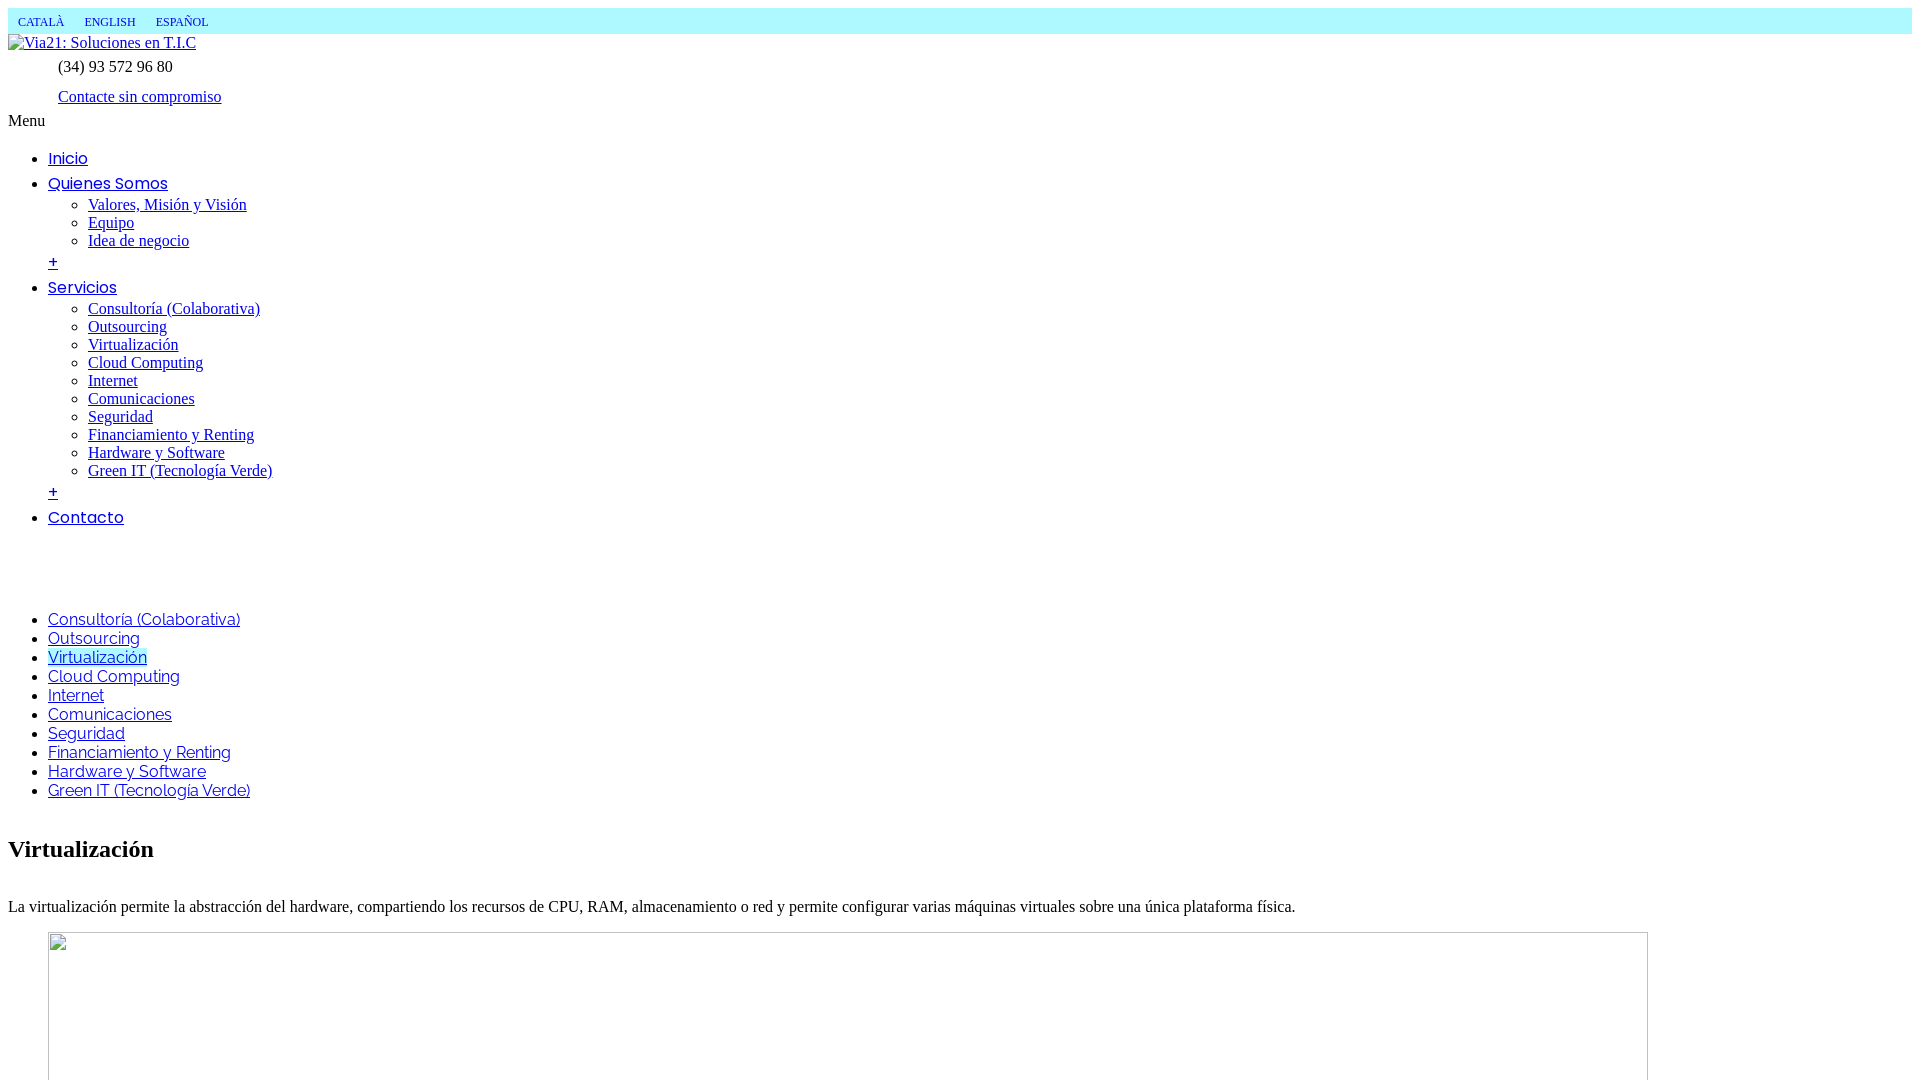  Describe the element at coordinates (155, 452) in the screenshot. I see `'Hardware y Software'` at that location.